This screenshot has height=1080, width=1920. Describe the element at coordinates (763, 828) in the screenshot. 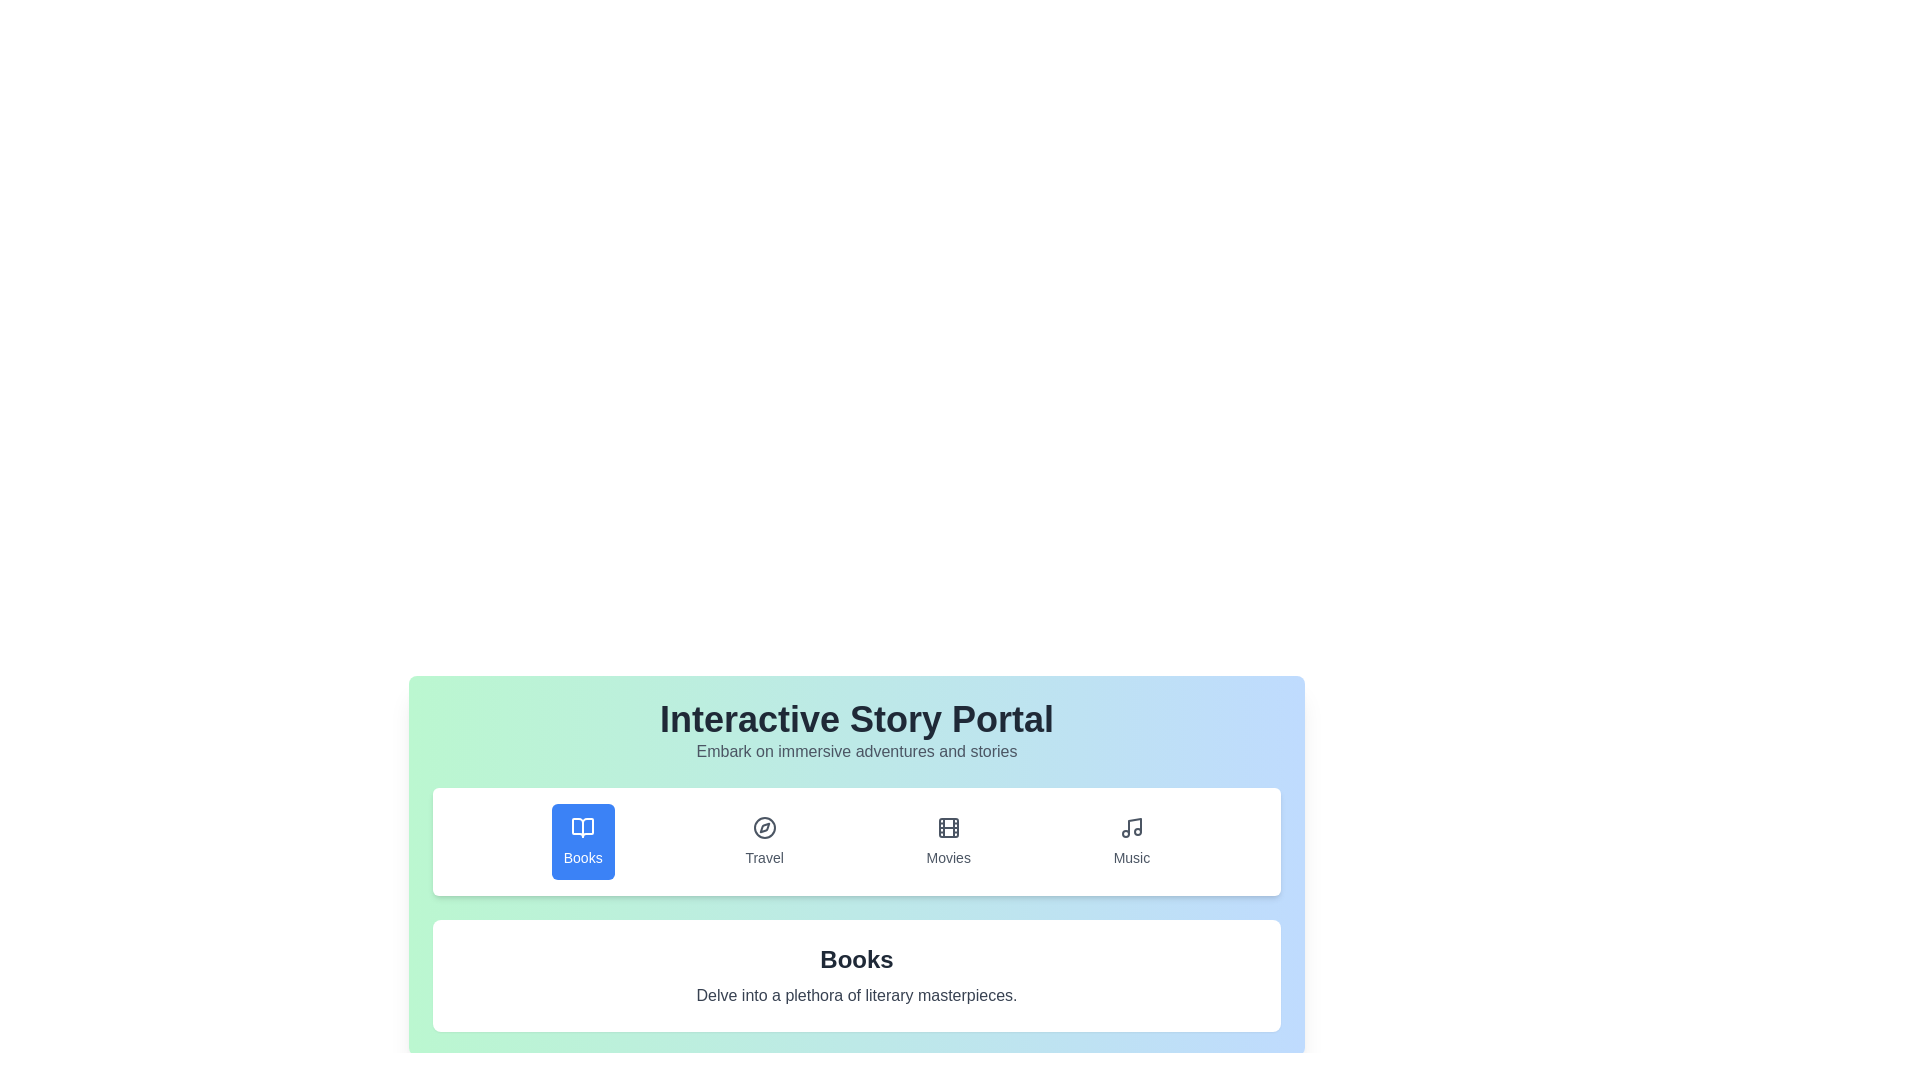

I see `the compass-like 'Travel' icon, which is the second icon from the left in the navigation options below the header` at that location.